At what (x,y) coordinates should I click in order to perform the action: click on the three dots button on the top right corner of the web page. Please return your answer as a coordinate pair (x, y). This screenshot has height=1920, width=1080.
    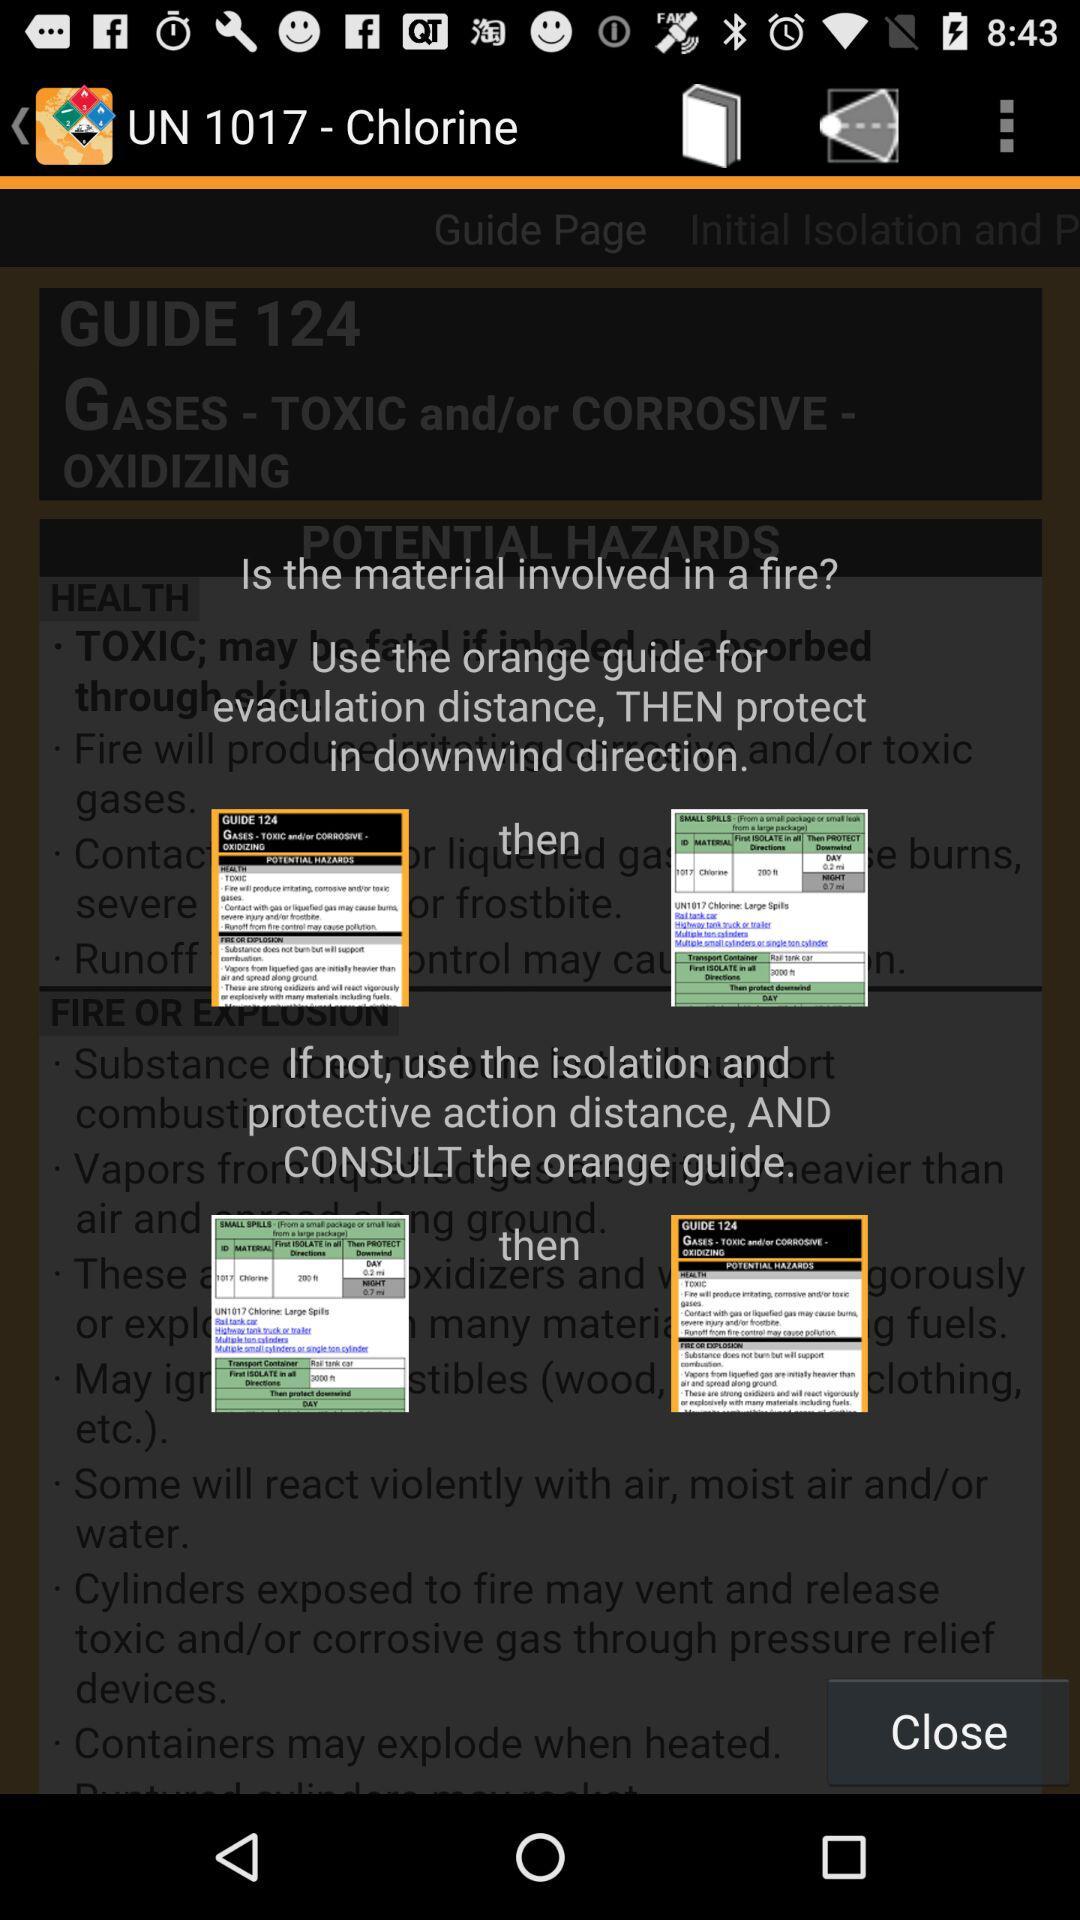
    Looking at the image, I should click on (1006, 124).